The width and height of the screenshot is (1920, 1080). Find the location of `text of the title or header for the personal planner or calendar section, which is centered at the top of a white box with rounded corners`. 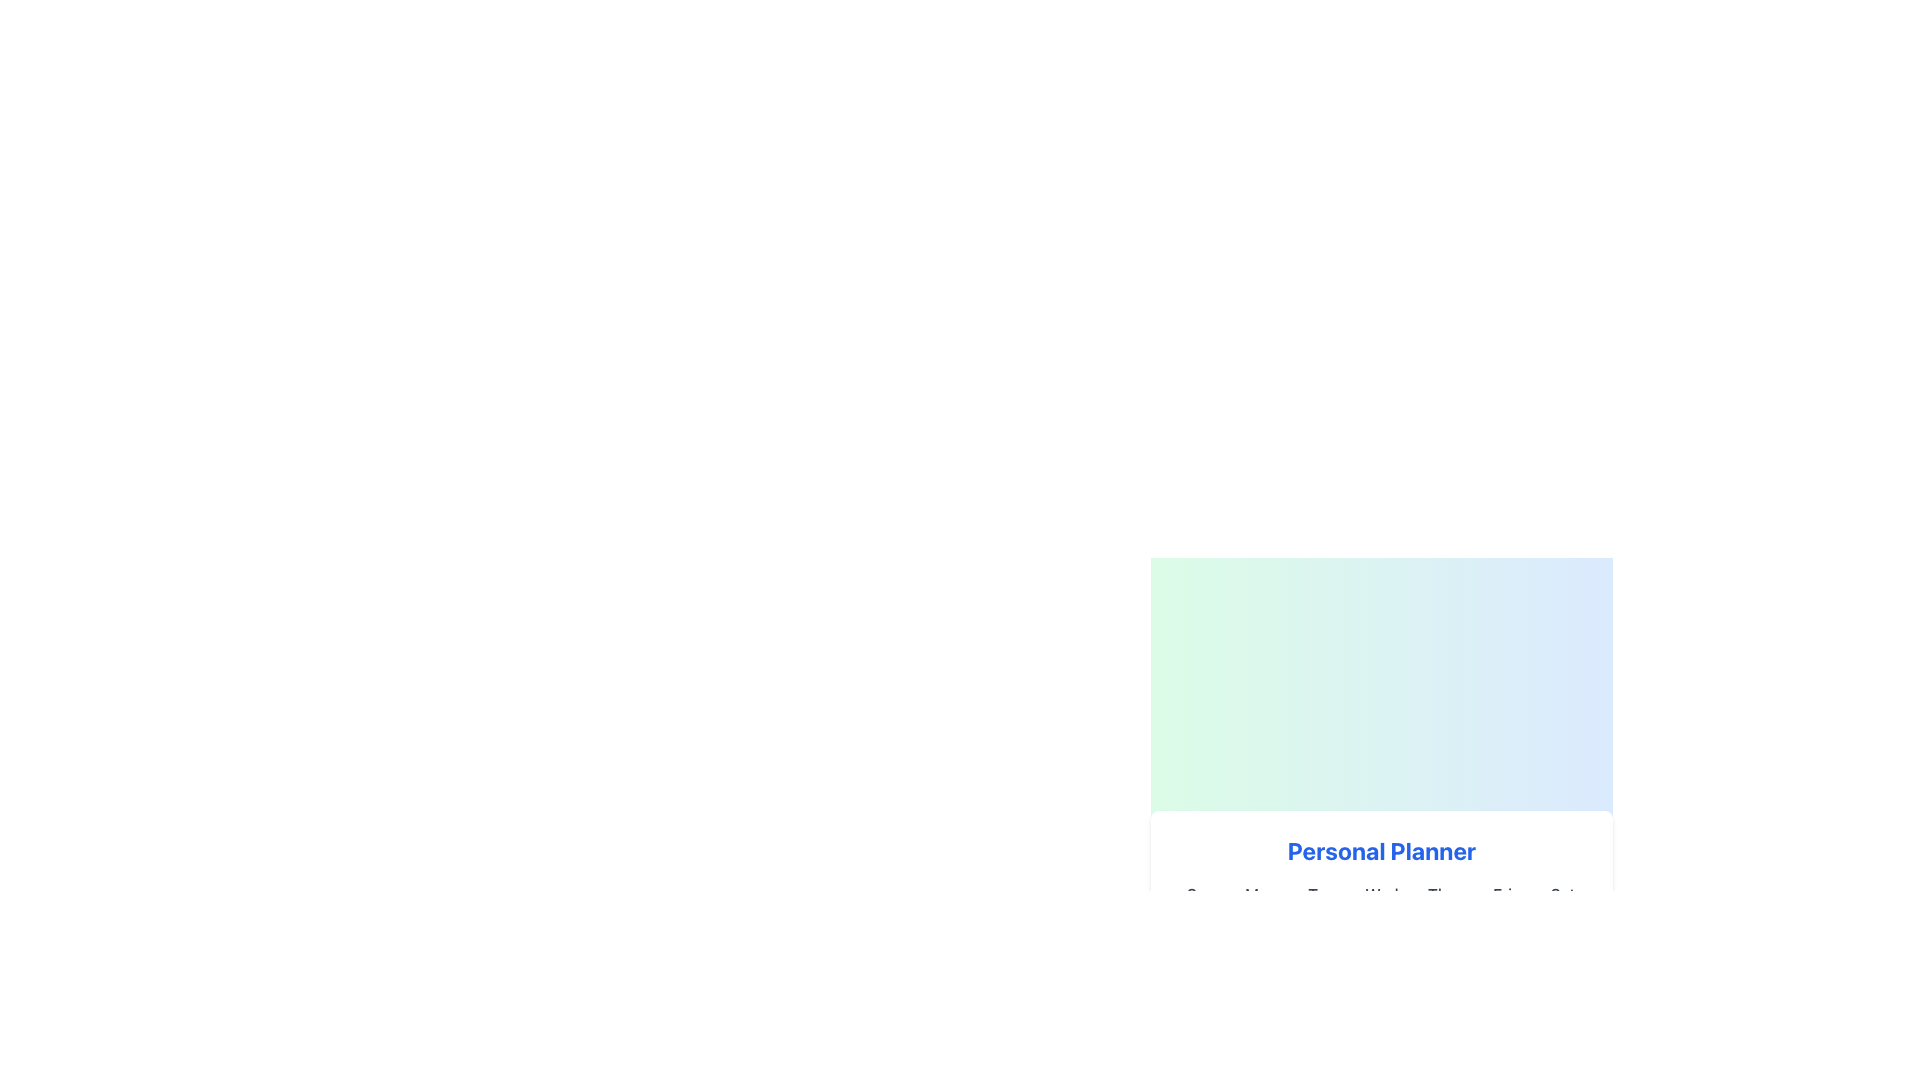

text of the title or header for the personal planner or calendar section, which is centered at the top of a white box with rounded corners is located at coordinates (1381, 851).